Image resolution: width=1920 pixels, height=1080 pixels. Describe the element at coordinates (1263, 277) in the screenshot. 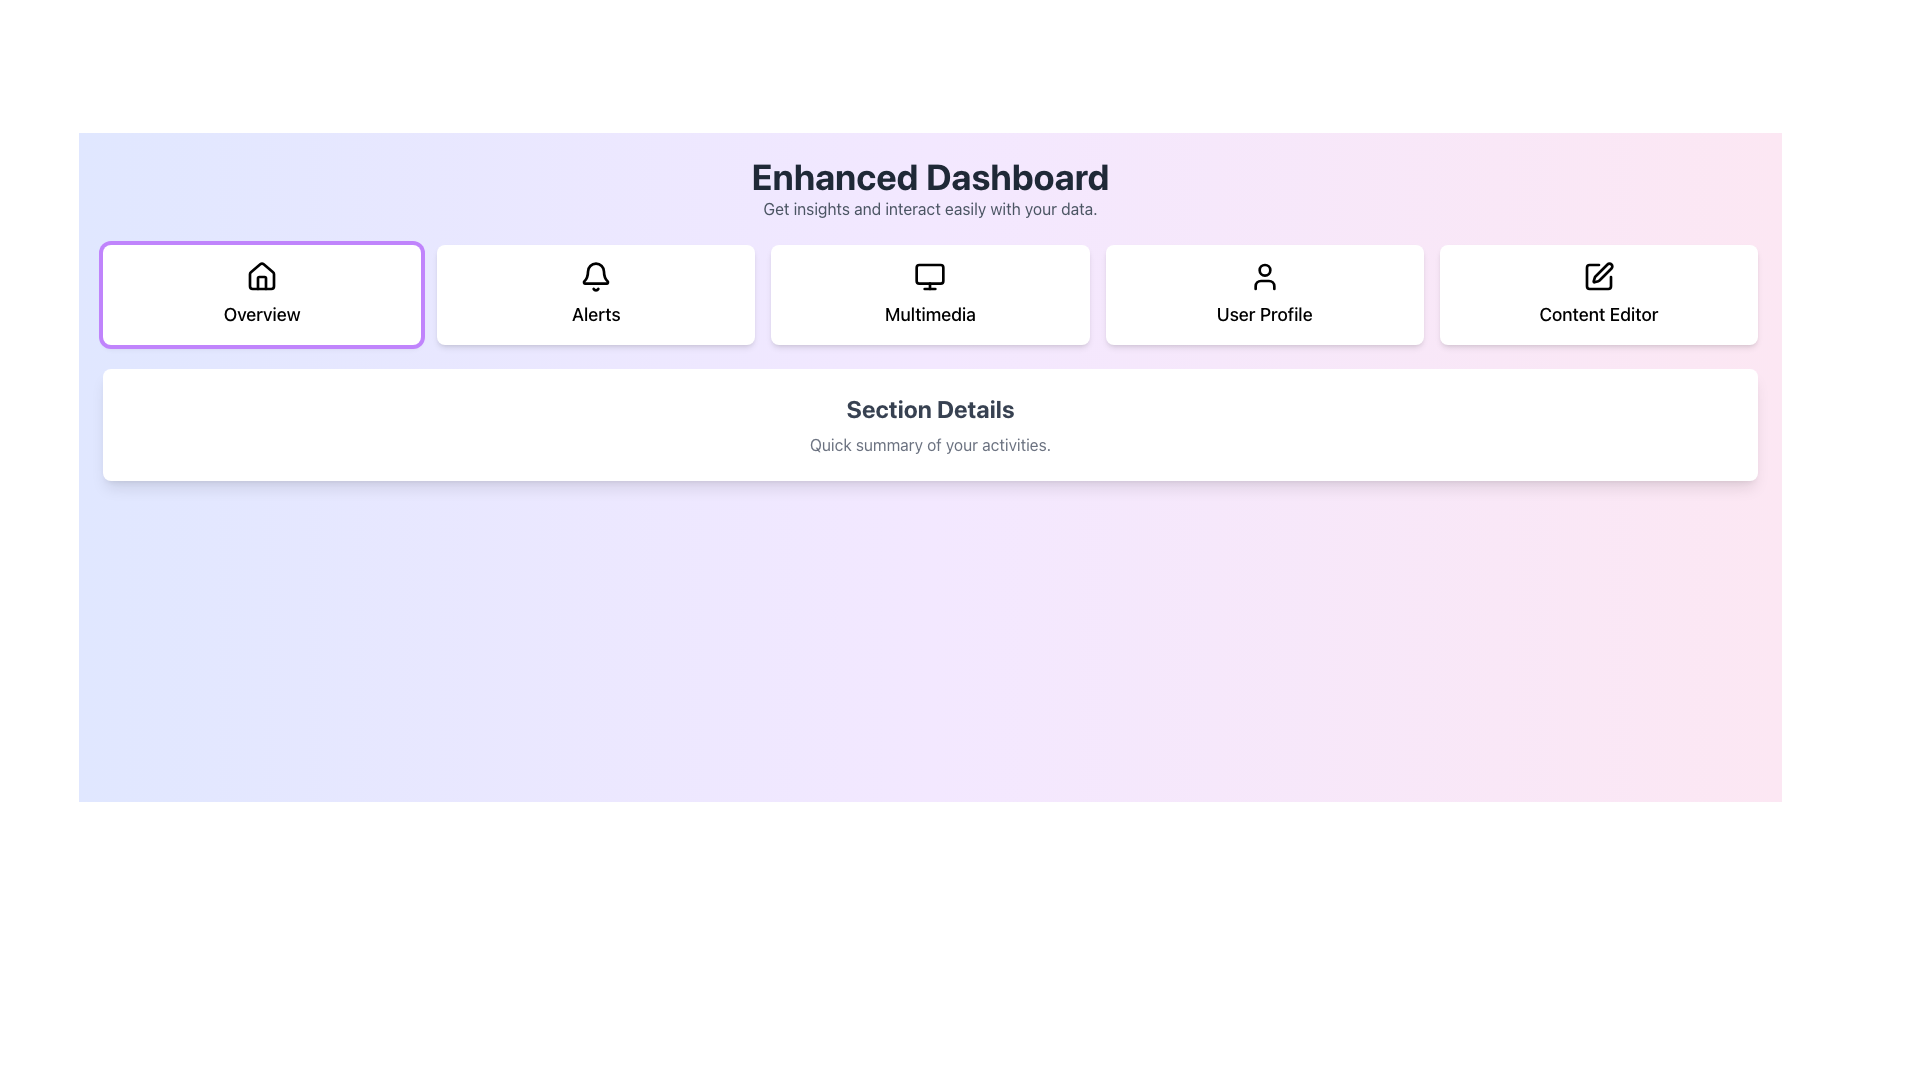

I see `the user profile icon, which is a line drawing of a simplified person, located at the top center of the 'User Profile' card in the dashboard interface` at that location.